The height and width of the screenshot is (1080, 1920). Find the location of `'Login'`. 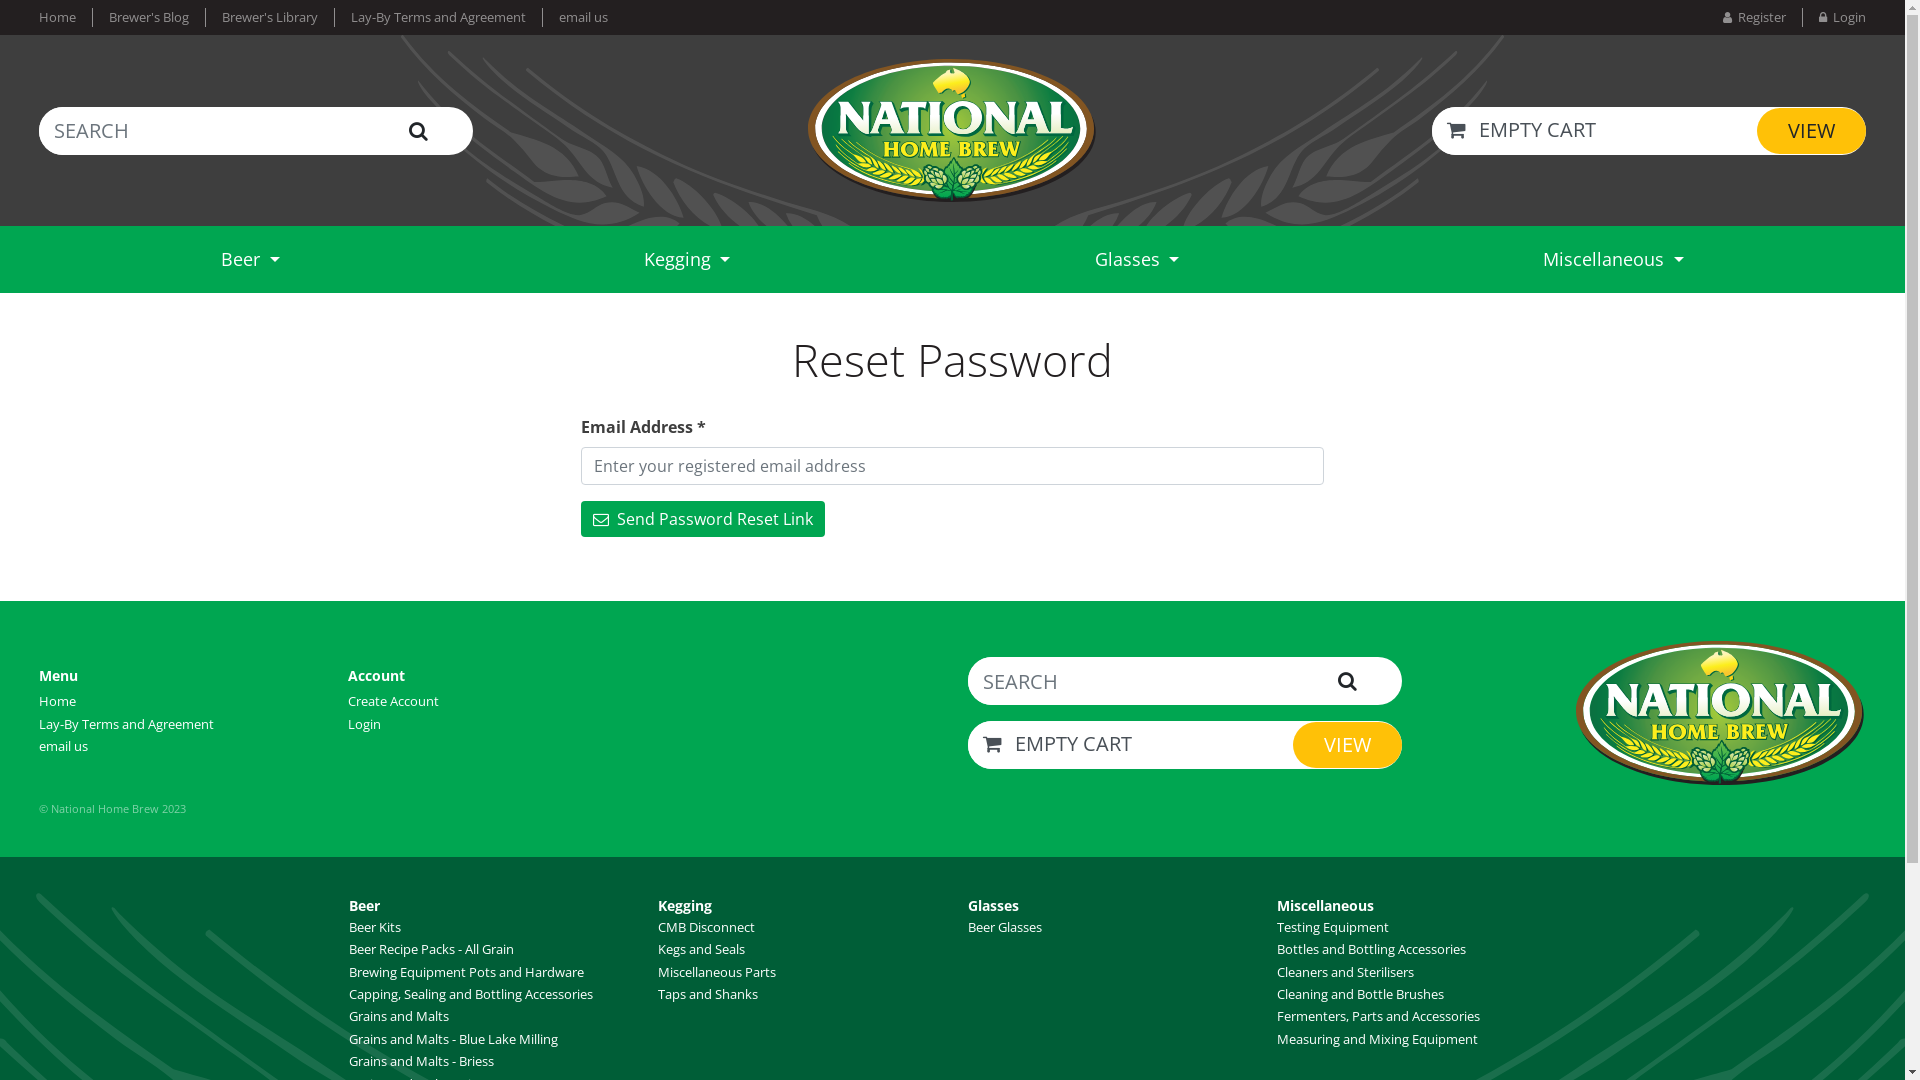

'Login' is located at coordinates (364, 722).